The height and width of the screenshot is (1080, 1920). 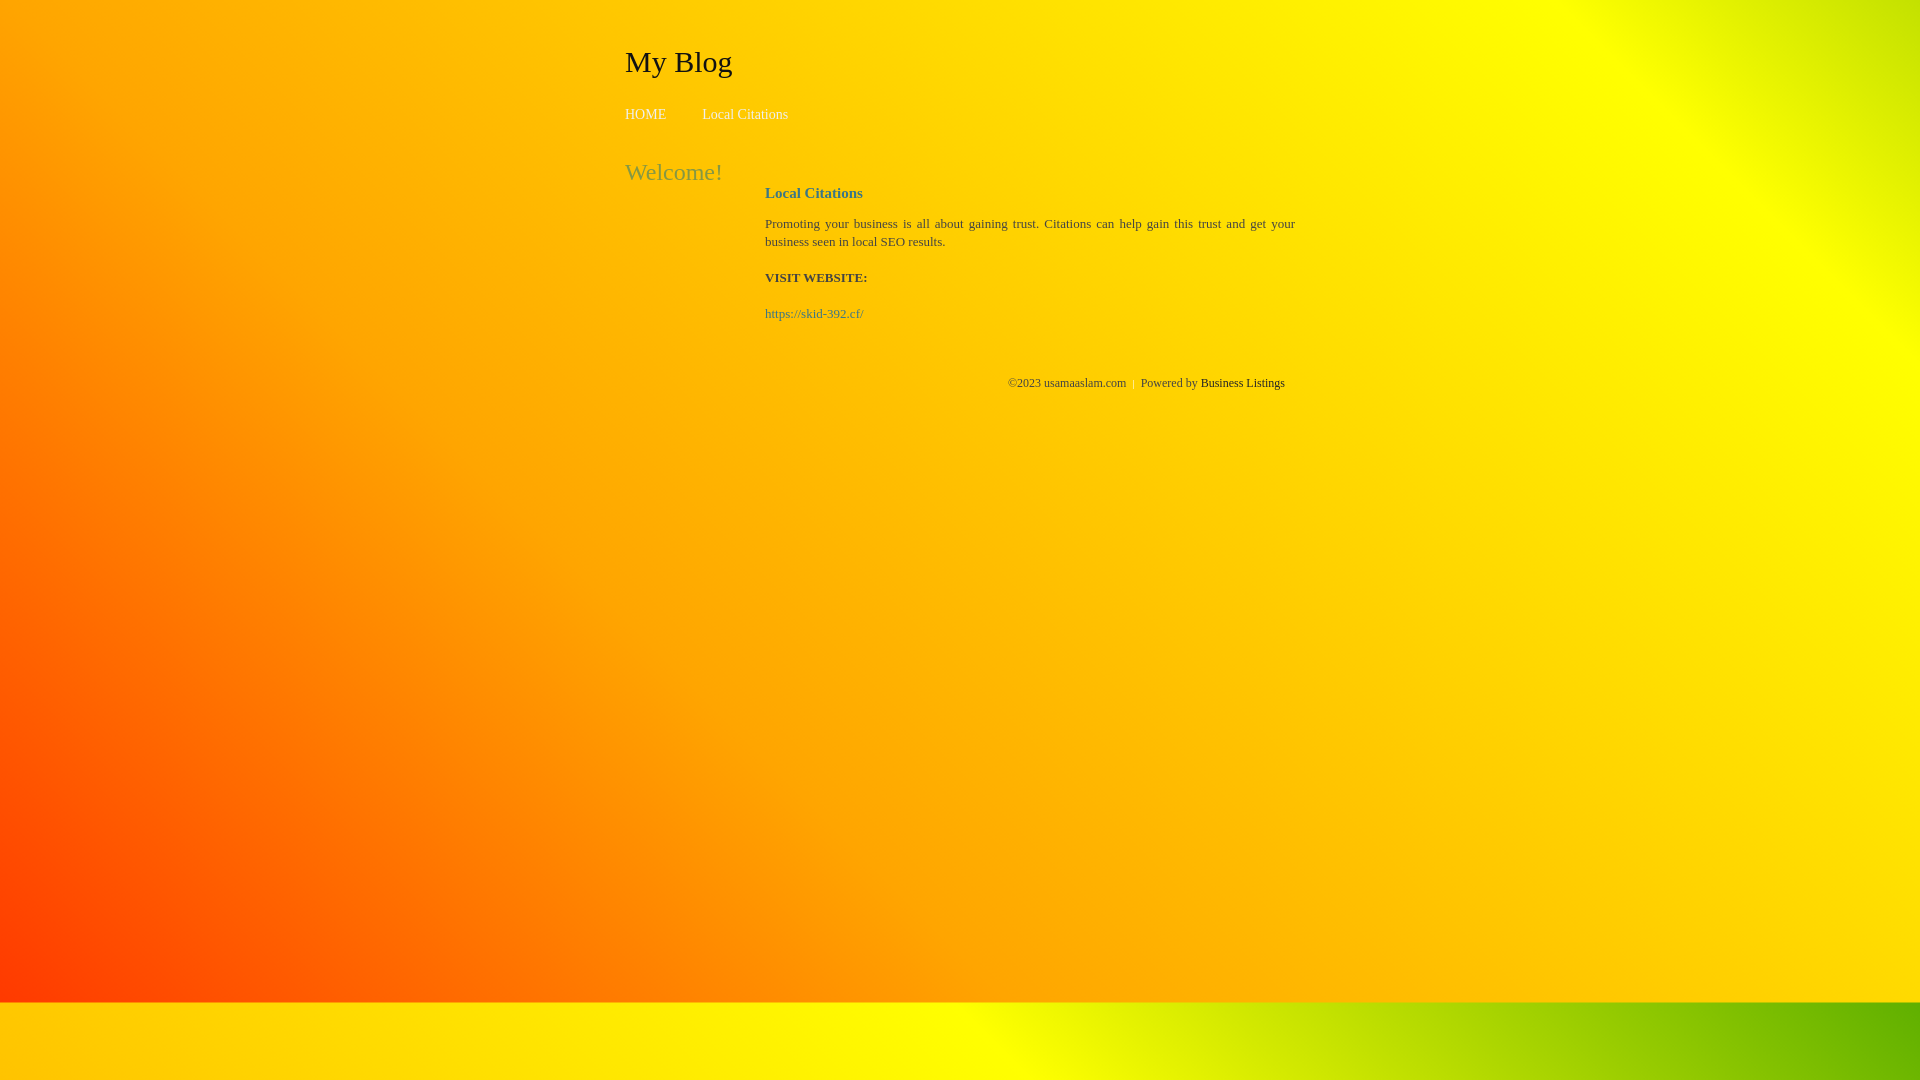 I want to click on 'https://skid-392.cf/', so click(x=814, y=313).